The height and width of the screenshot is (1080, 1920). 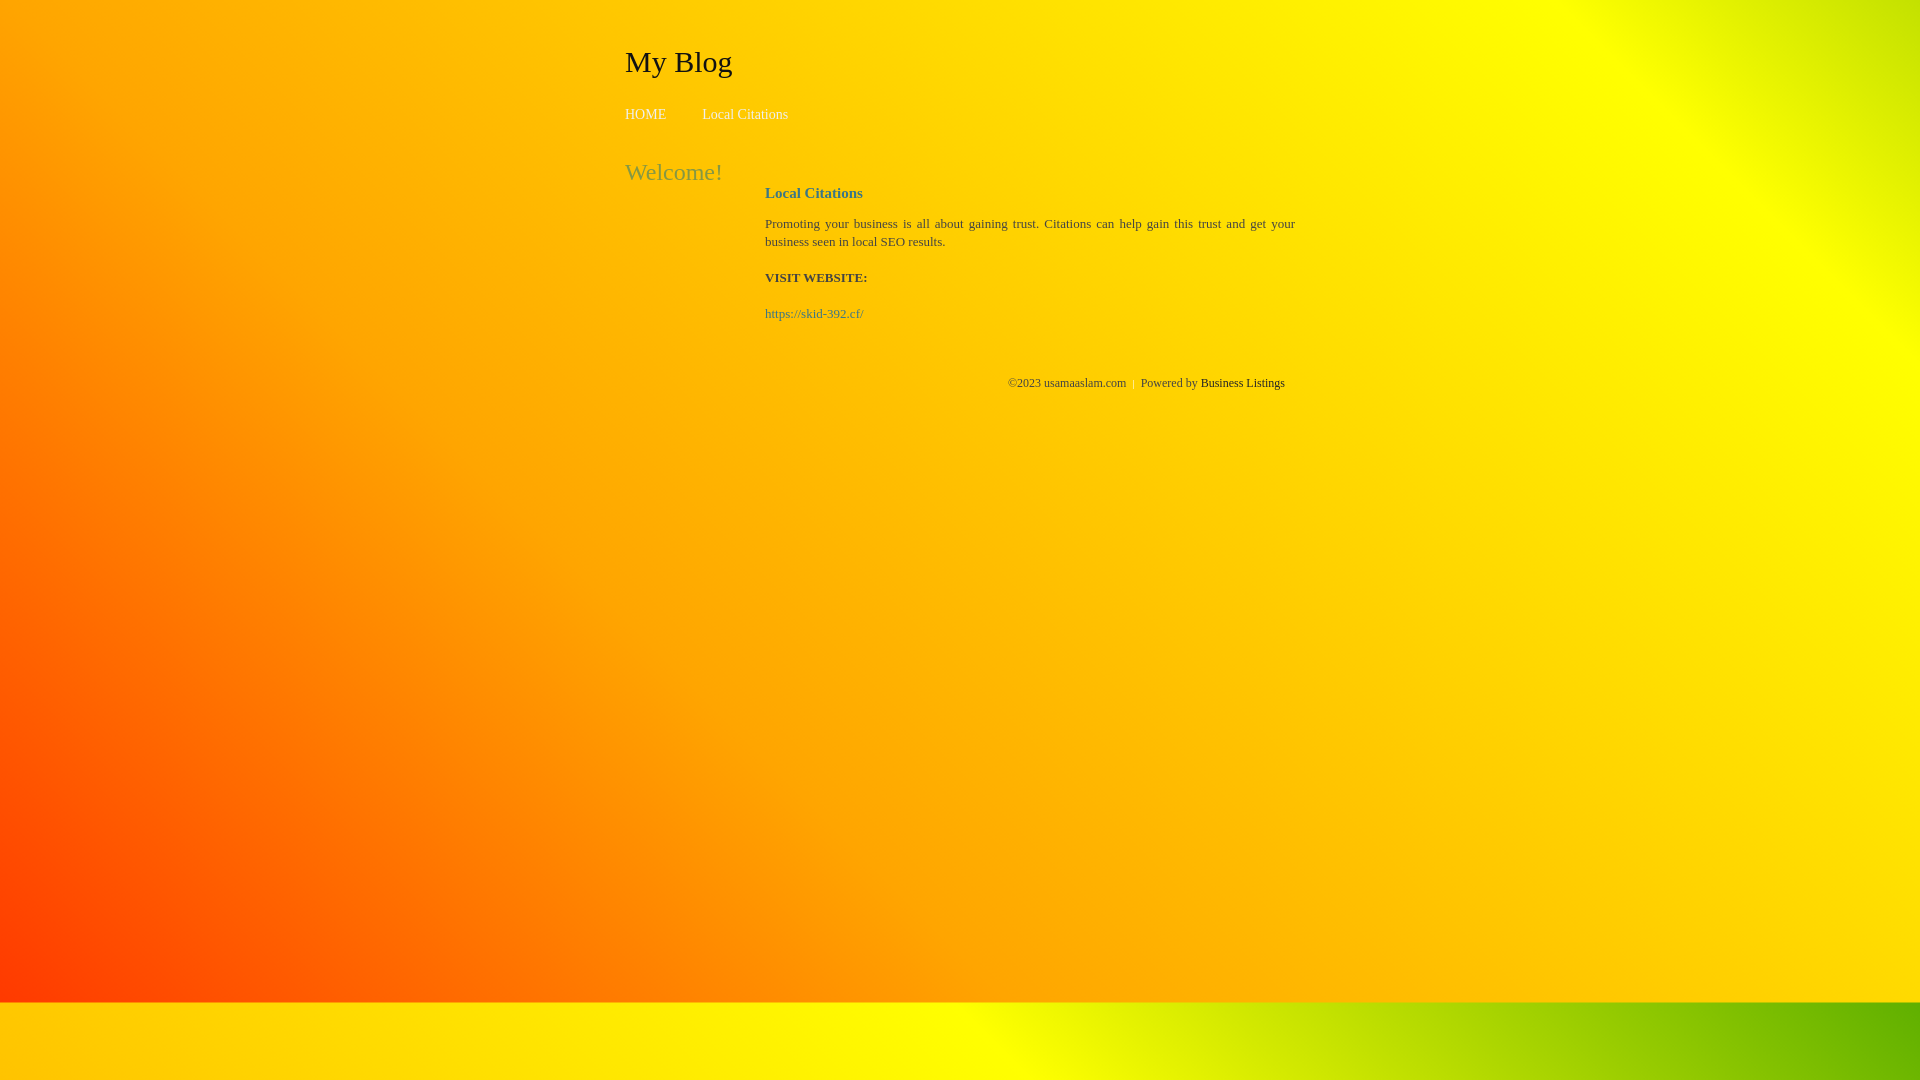 I want to click on 'https://skid-392.cf/', so click(x=814, y=313).